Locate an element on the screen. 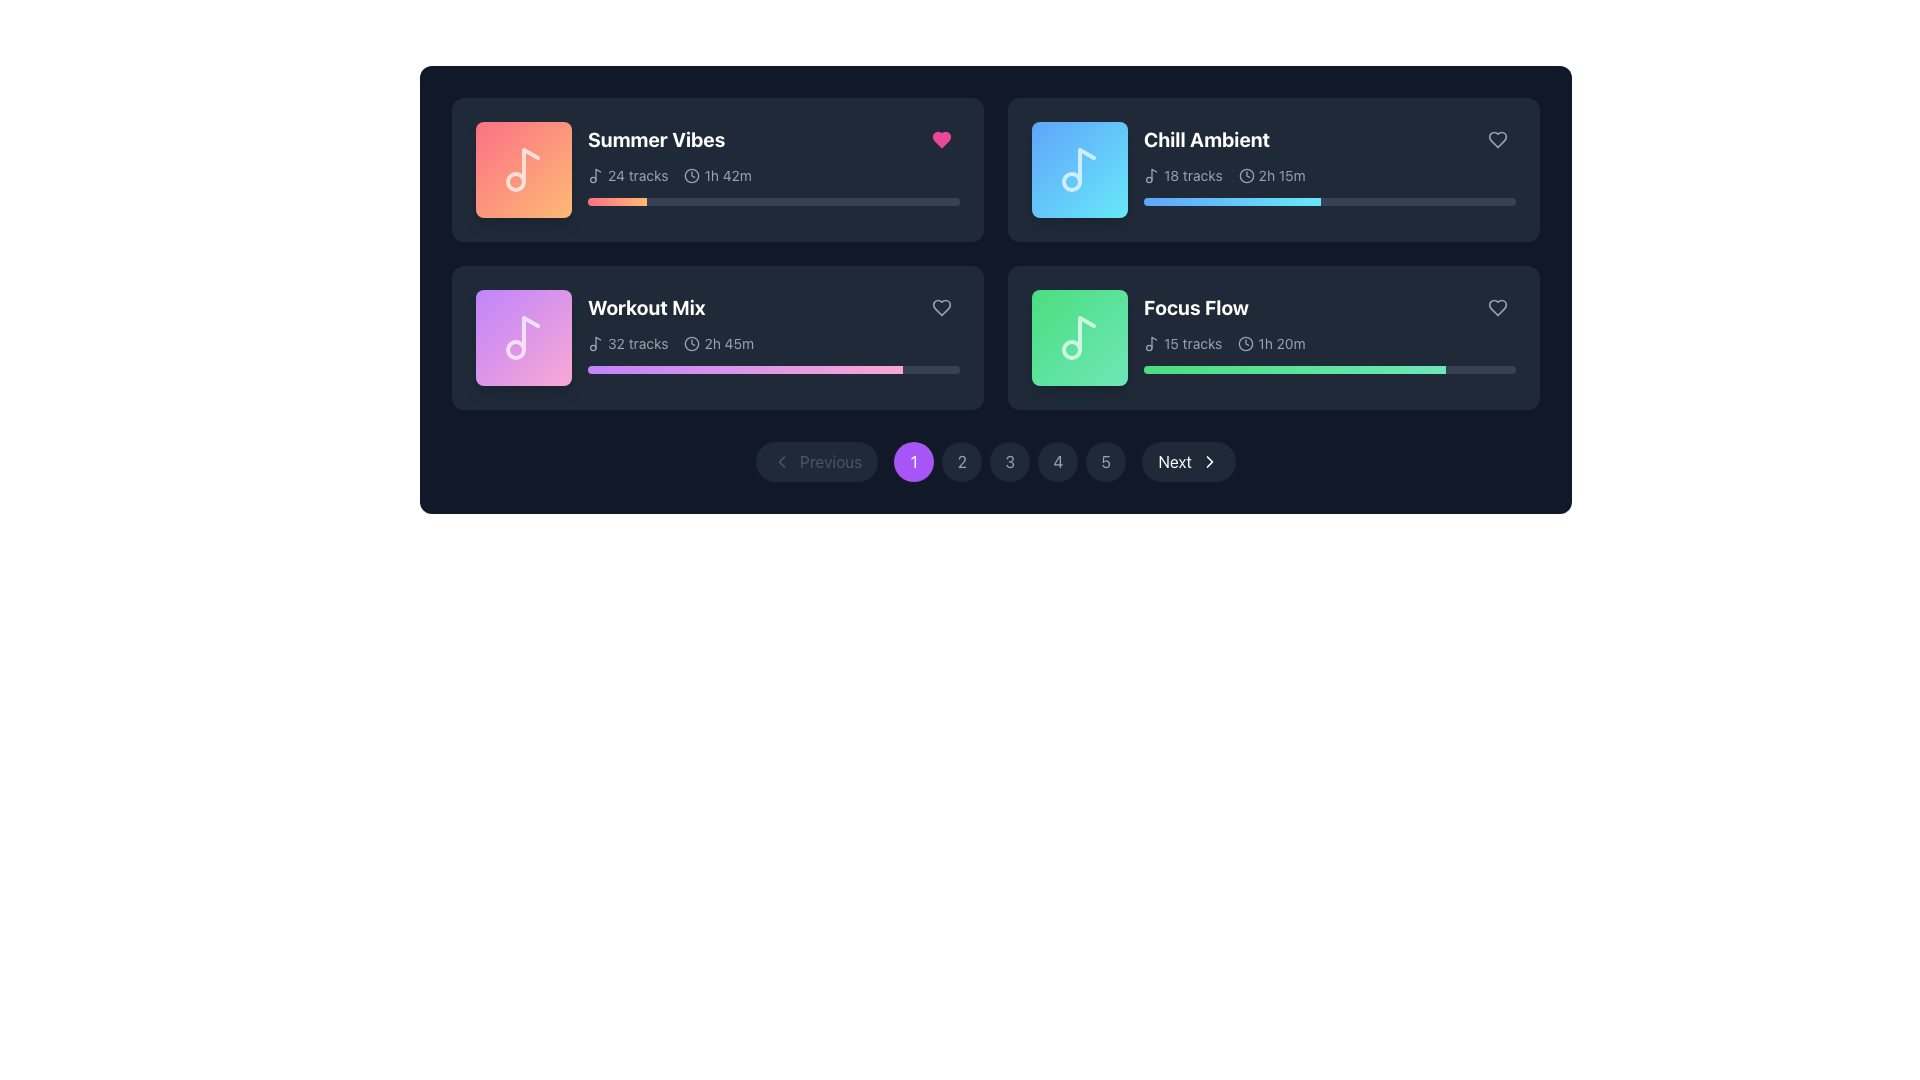  the musical note icon located in the 'Workout Mix' card, which is positioned to the left of the text '32 tracks' is located at coordinates (594, 342).